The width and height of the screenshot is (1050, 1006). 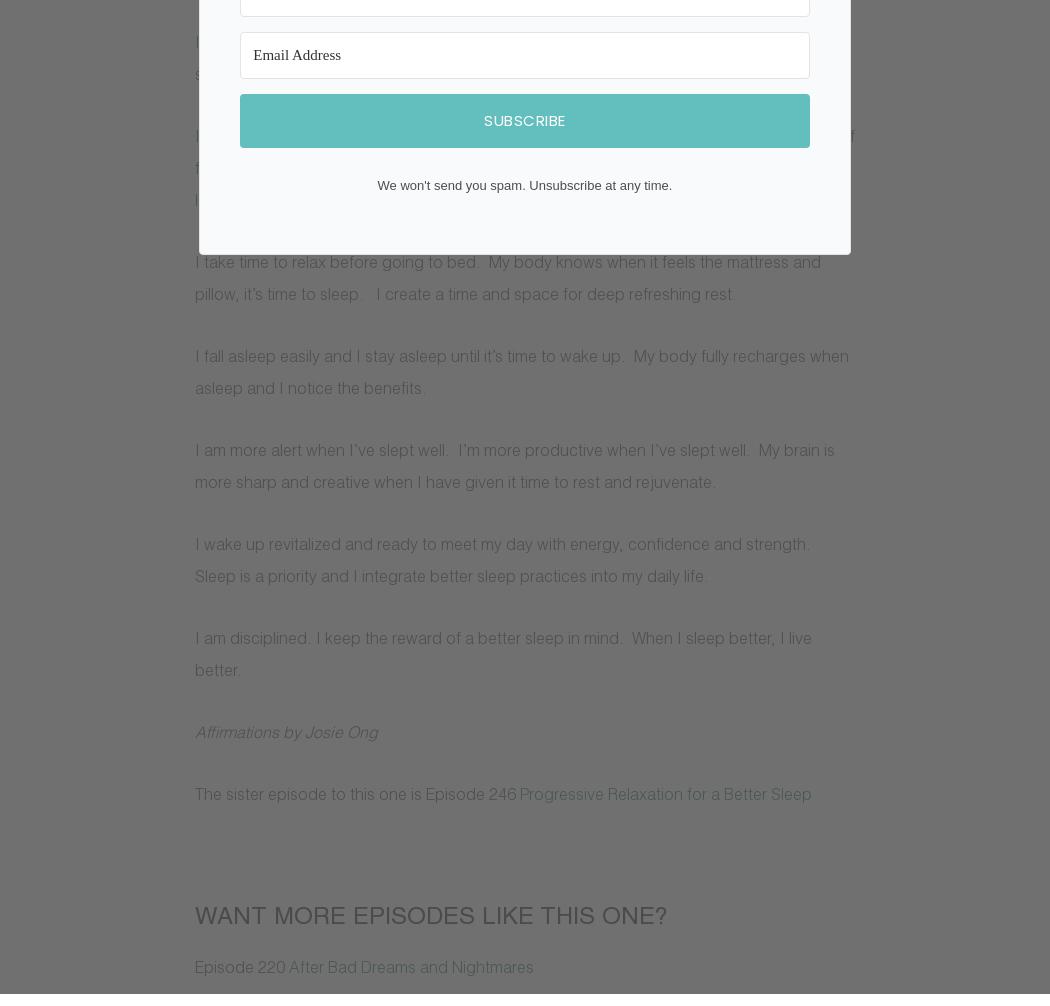 What do you see at coordinates (193, 373) in the screenshot?
I see `'I fall asleep easily and I stay asleep until it’s time to wake up.  My body fully recharges when asleep and I notice the benefits.'` at bounding box center [193, 373].